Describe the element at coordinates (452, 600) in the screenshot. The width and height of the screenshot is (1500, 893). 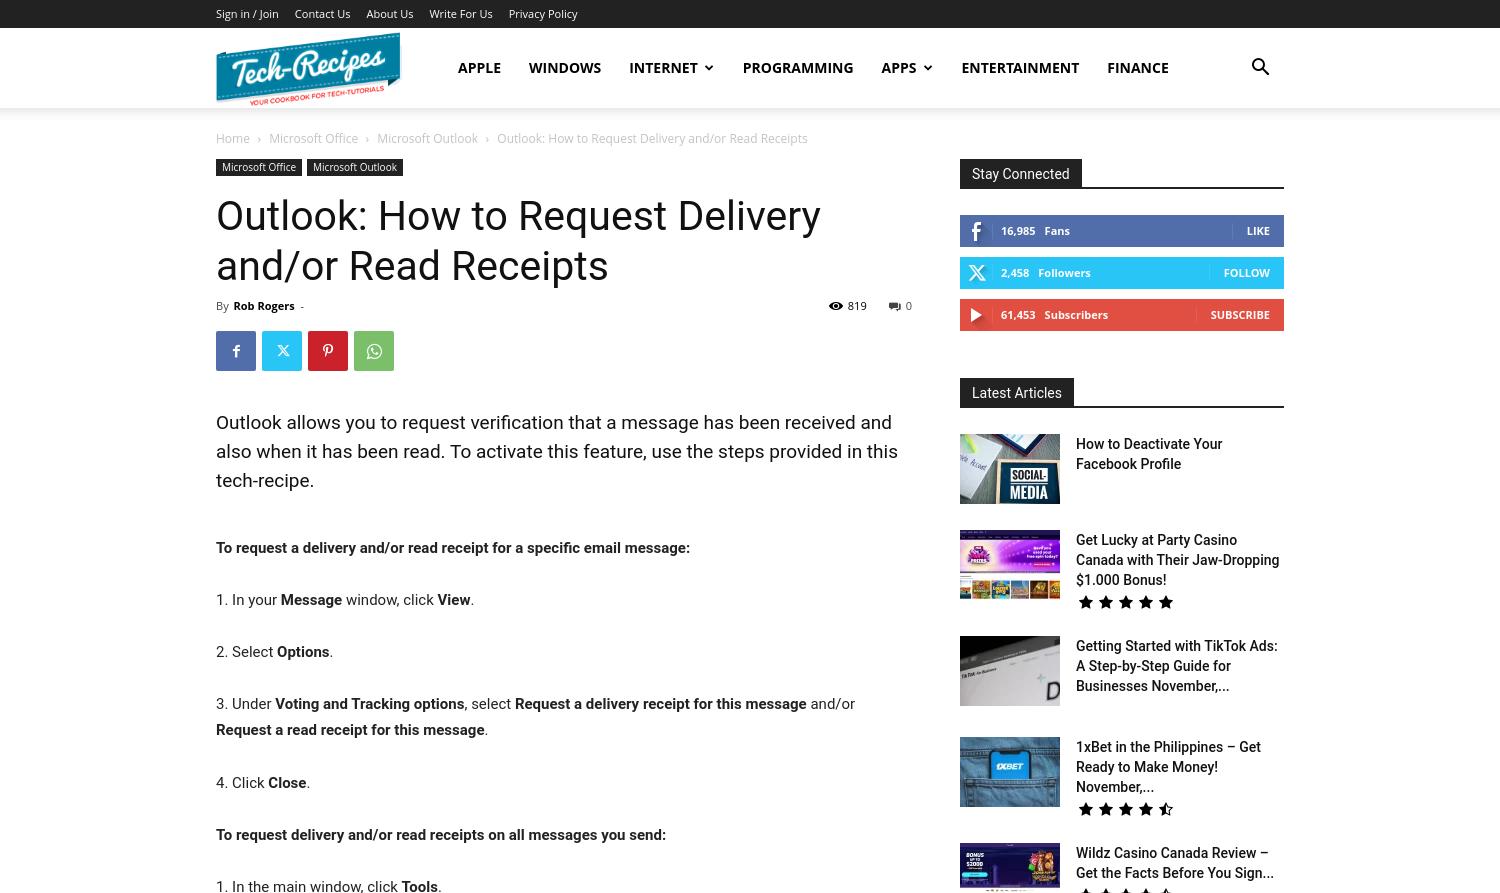
I see `'View'` at that location.